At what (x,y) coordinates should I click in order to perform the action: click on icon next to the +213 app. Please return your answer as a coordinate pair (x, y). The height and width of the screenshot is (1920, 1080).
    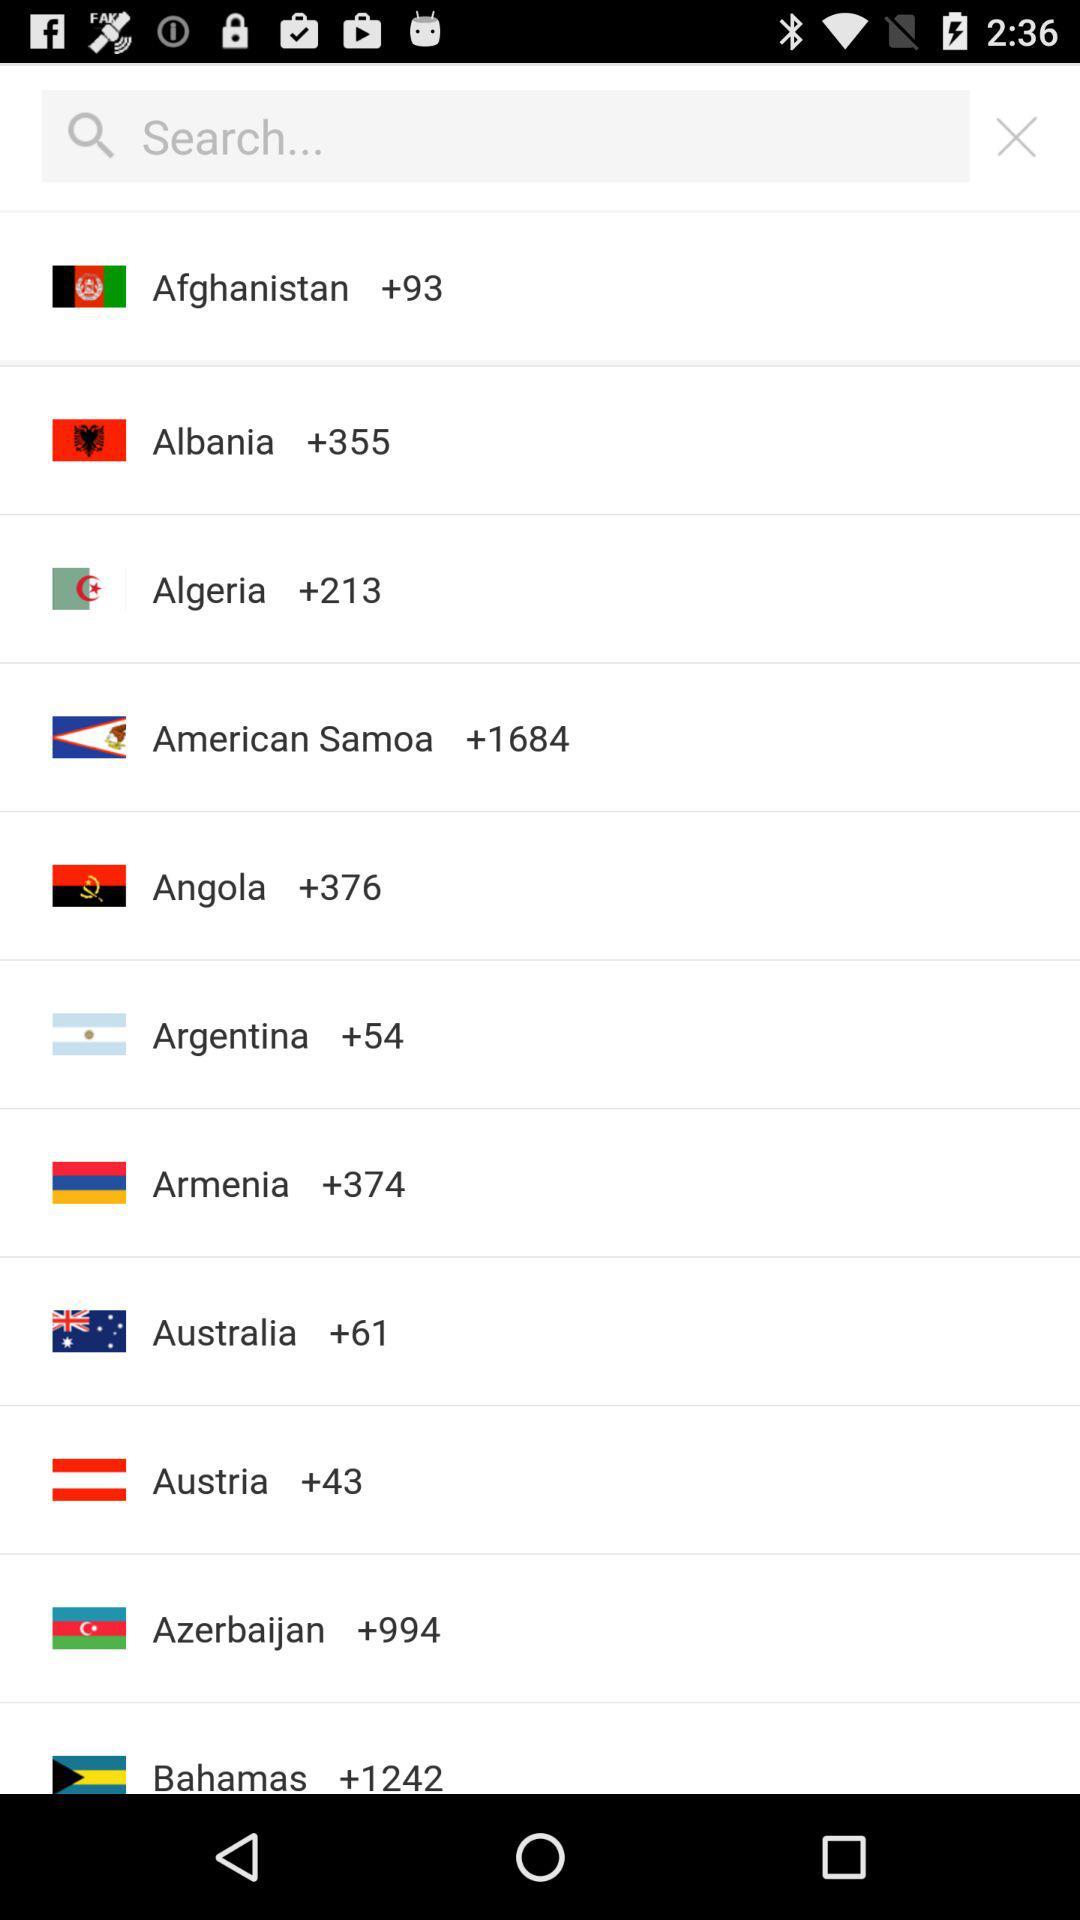
    Looking at the image, I should click on (209, 587).